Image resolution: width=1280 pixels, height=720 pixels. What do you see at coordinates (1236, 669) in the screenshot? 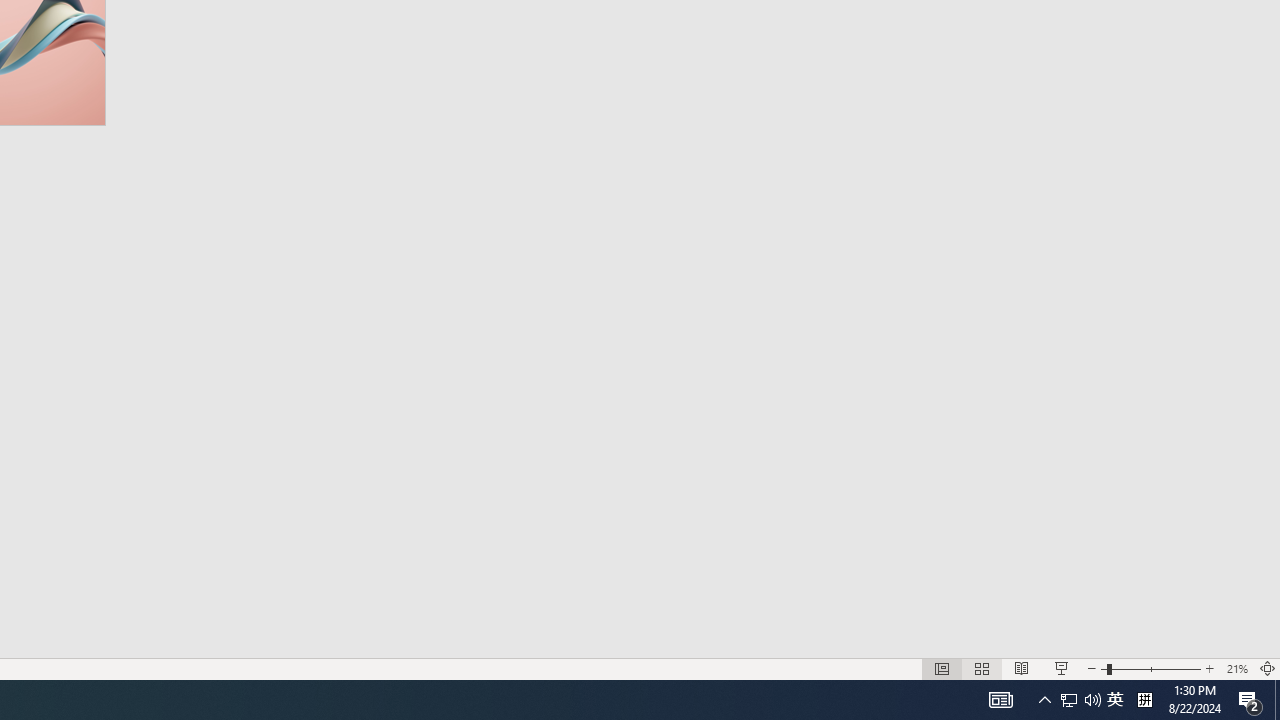
I see `'Zoom 21%'` at bounding box center [1236, 669].